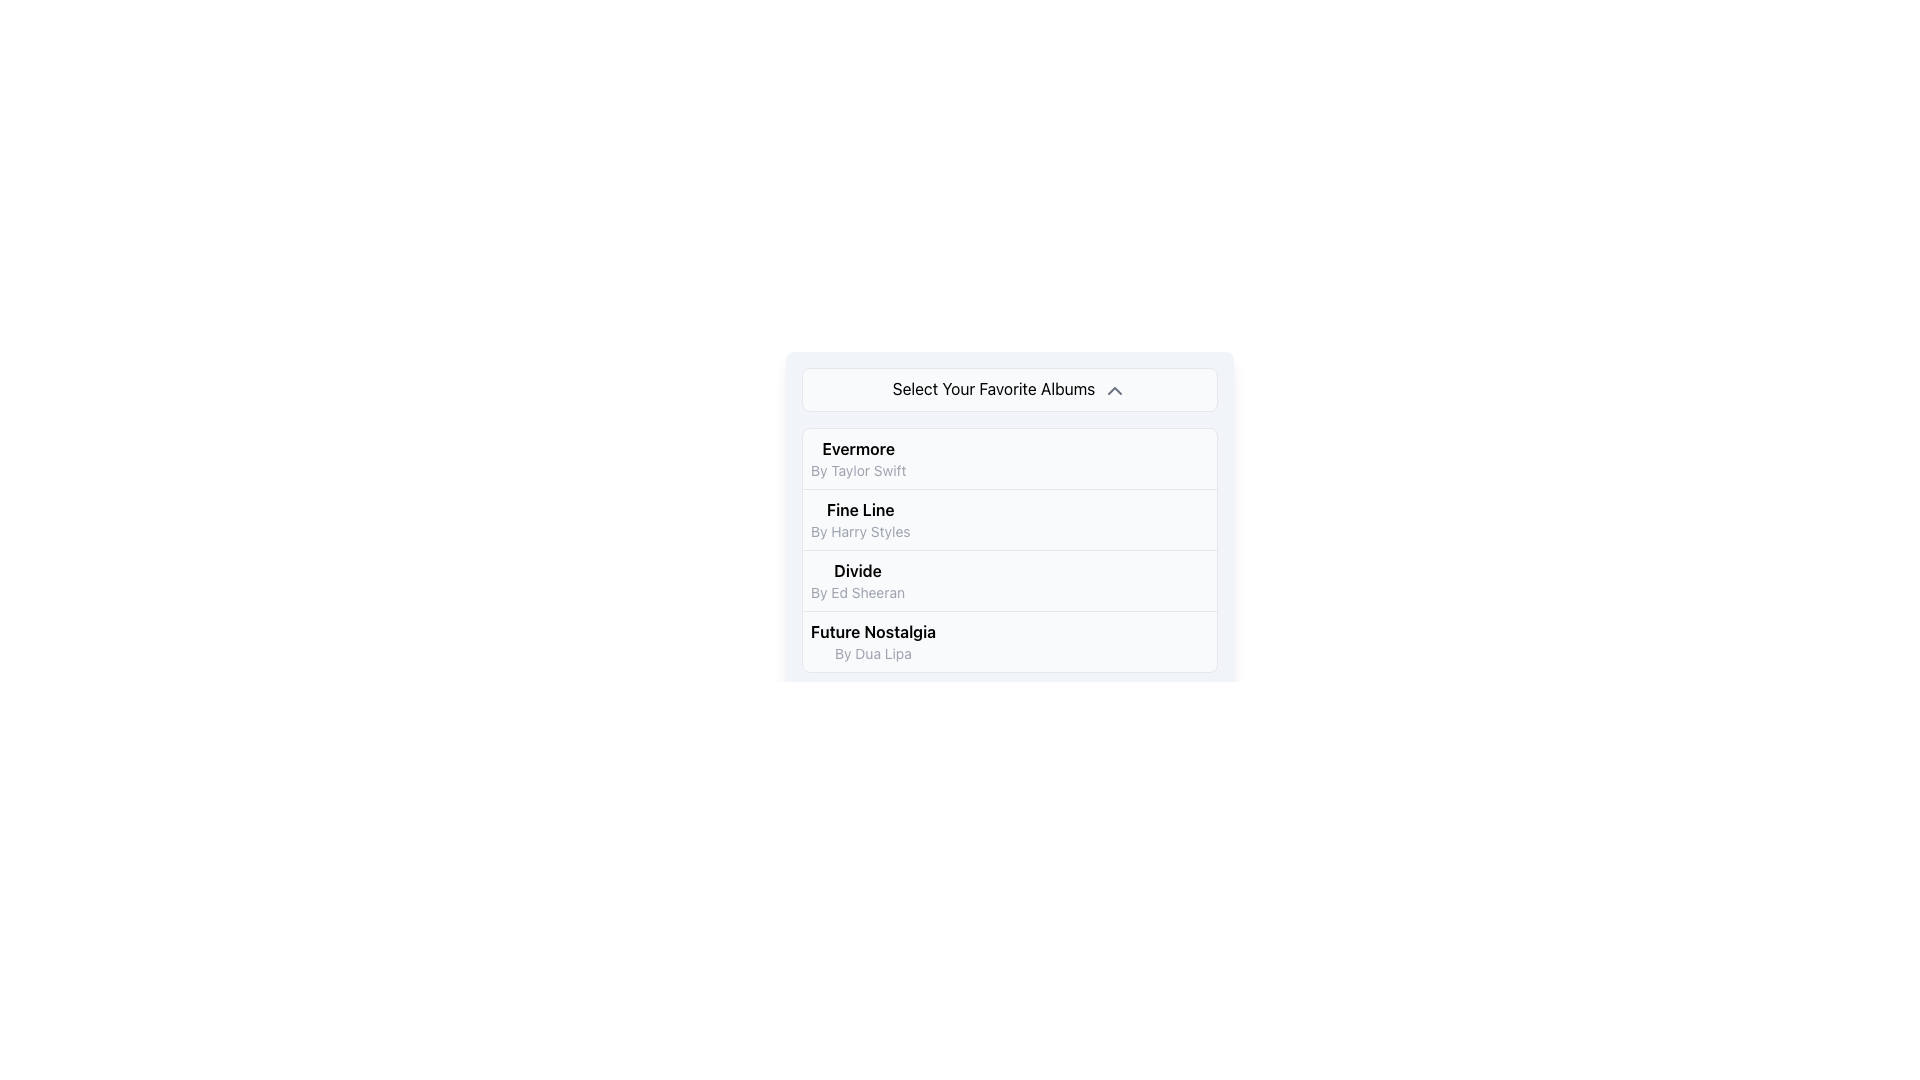 The width and height of the screenshot is (1920, 1080). What do you see at coordinates (858, 447) in the screenshot?
I see `the text label for the album 'Evermore', which is centrally aligned in the list of album titles and positioned above the subtitle 'By Taylor Swift'` at bounding box center [858, 447].